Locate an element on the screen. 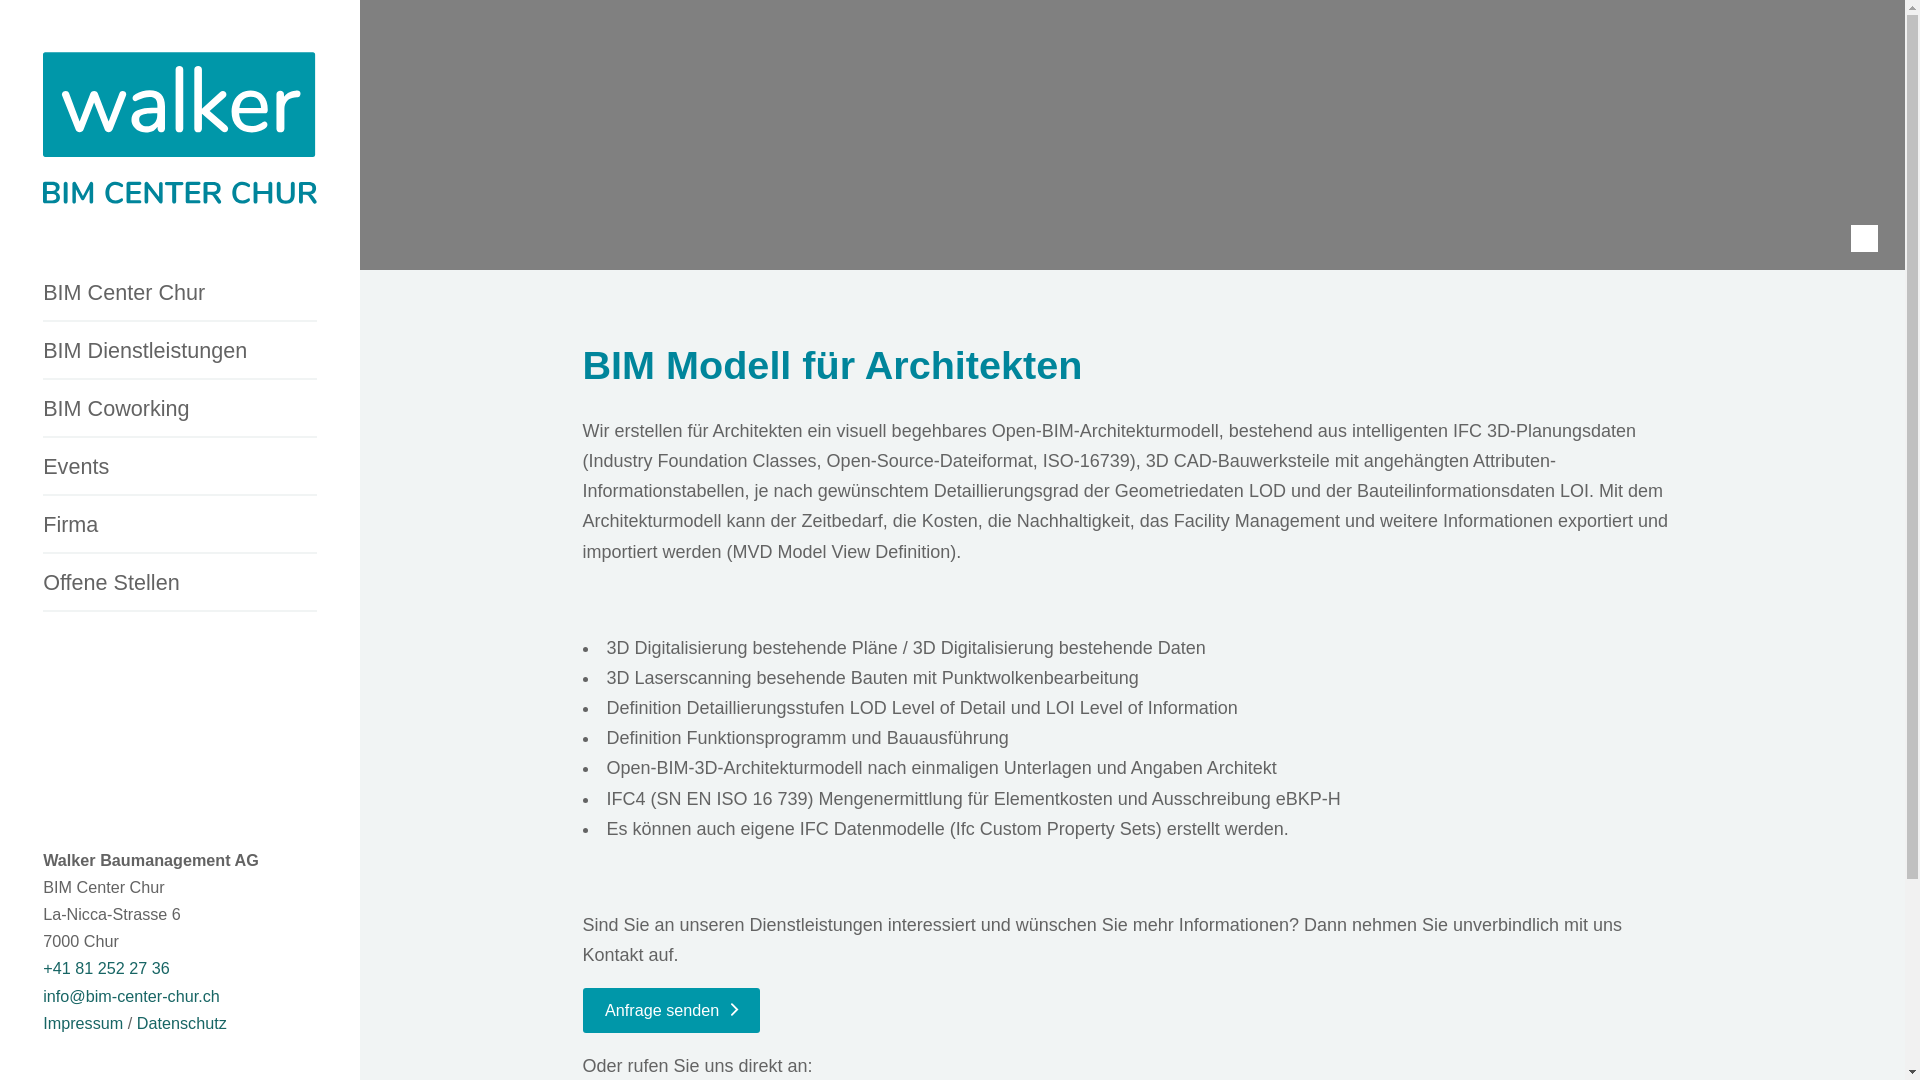 The height and width of the screenshot is (1080, 1920). 'Events' is located at coordinates (180, 467).